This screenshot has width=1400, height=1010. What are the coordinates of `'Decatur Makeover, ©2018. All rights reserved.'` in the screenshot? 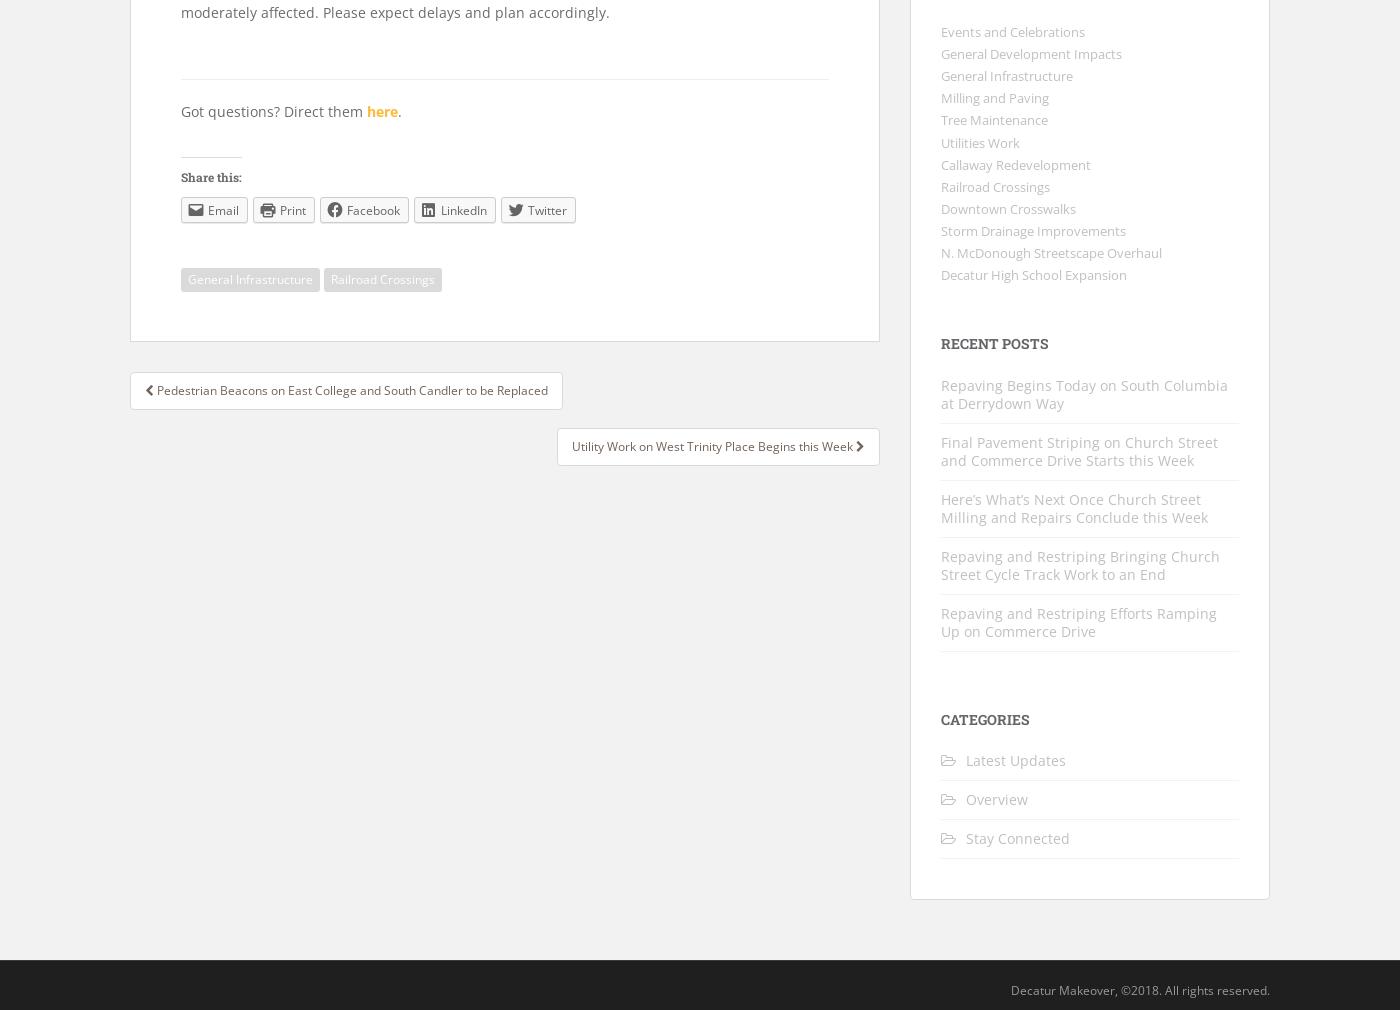 It's located at (1140, 990).